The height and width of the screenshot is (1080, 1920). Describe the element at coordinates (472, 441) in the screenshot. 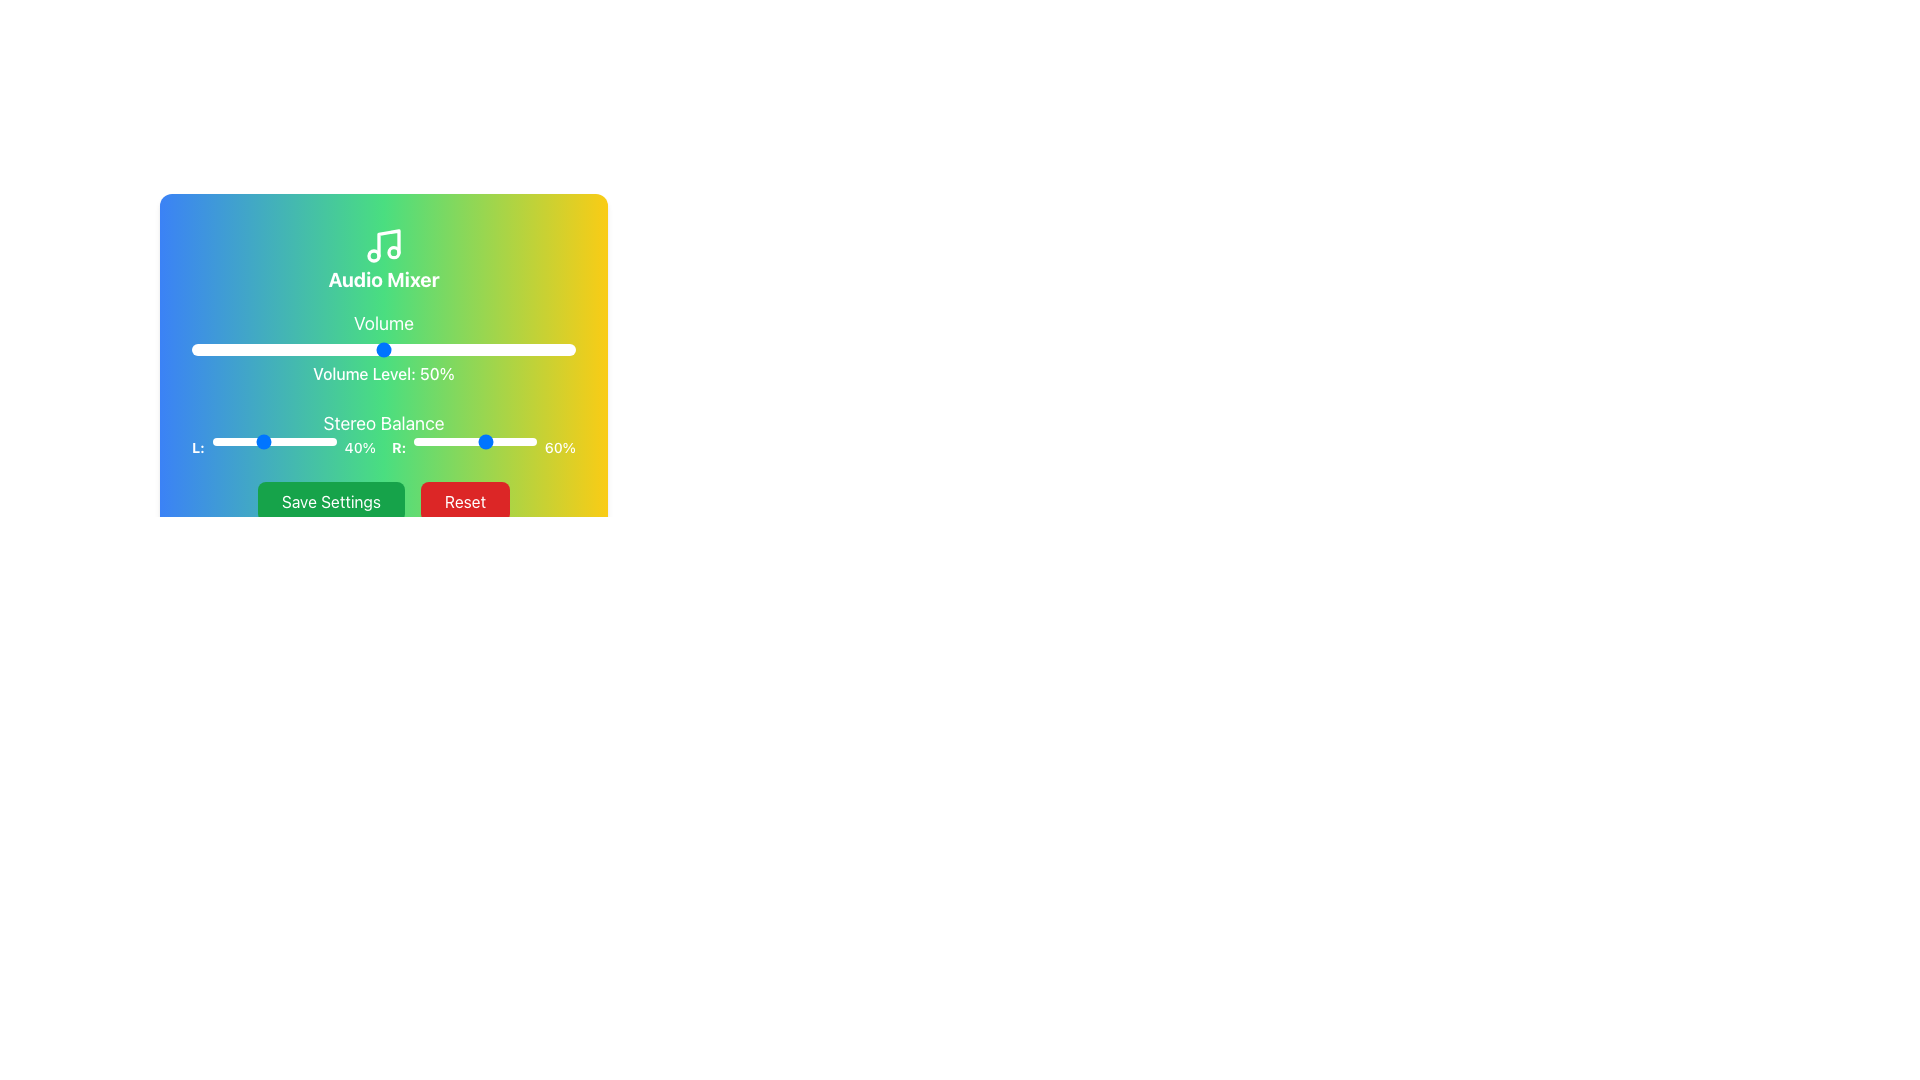

I see `the stereo balance` at that location.